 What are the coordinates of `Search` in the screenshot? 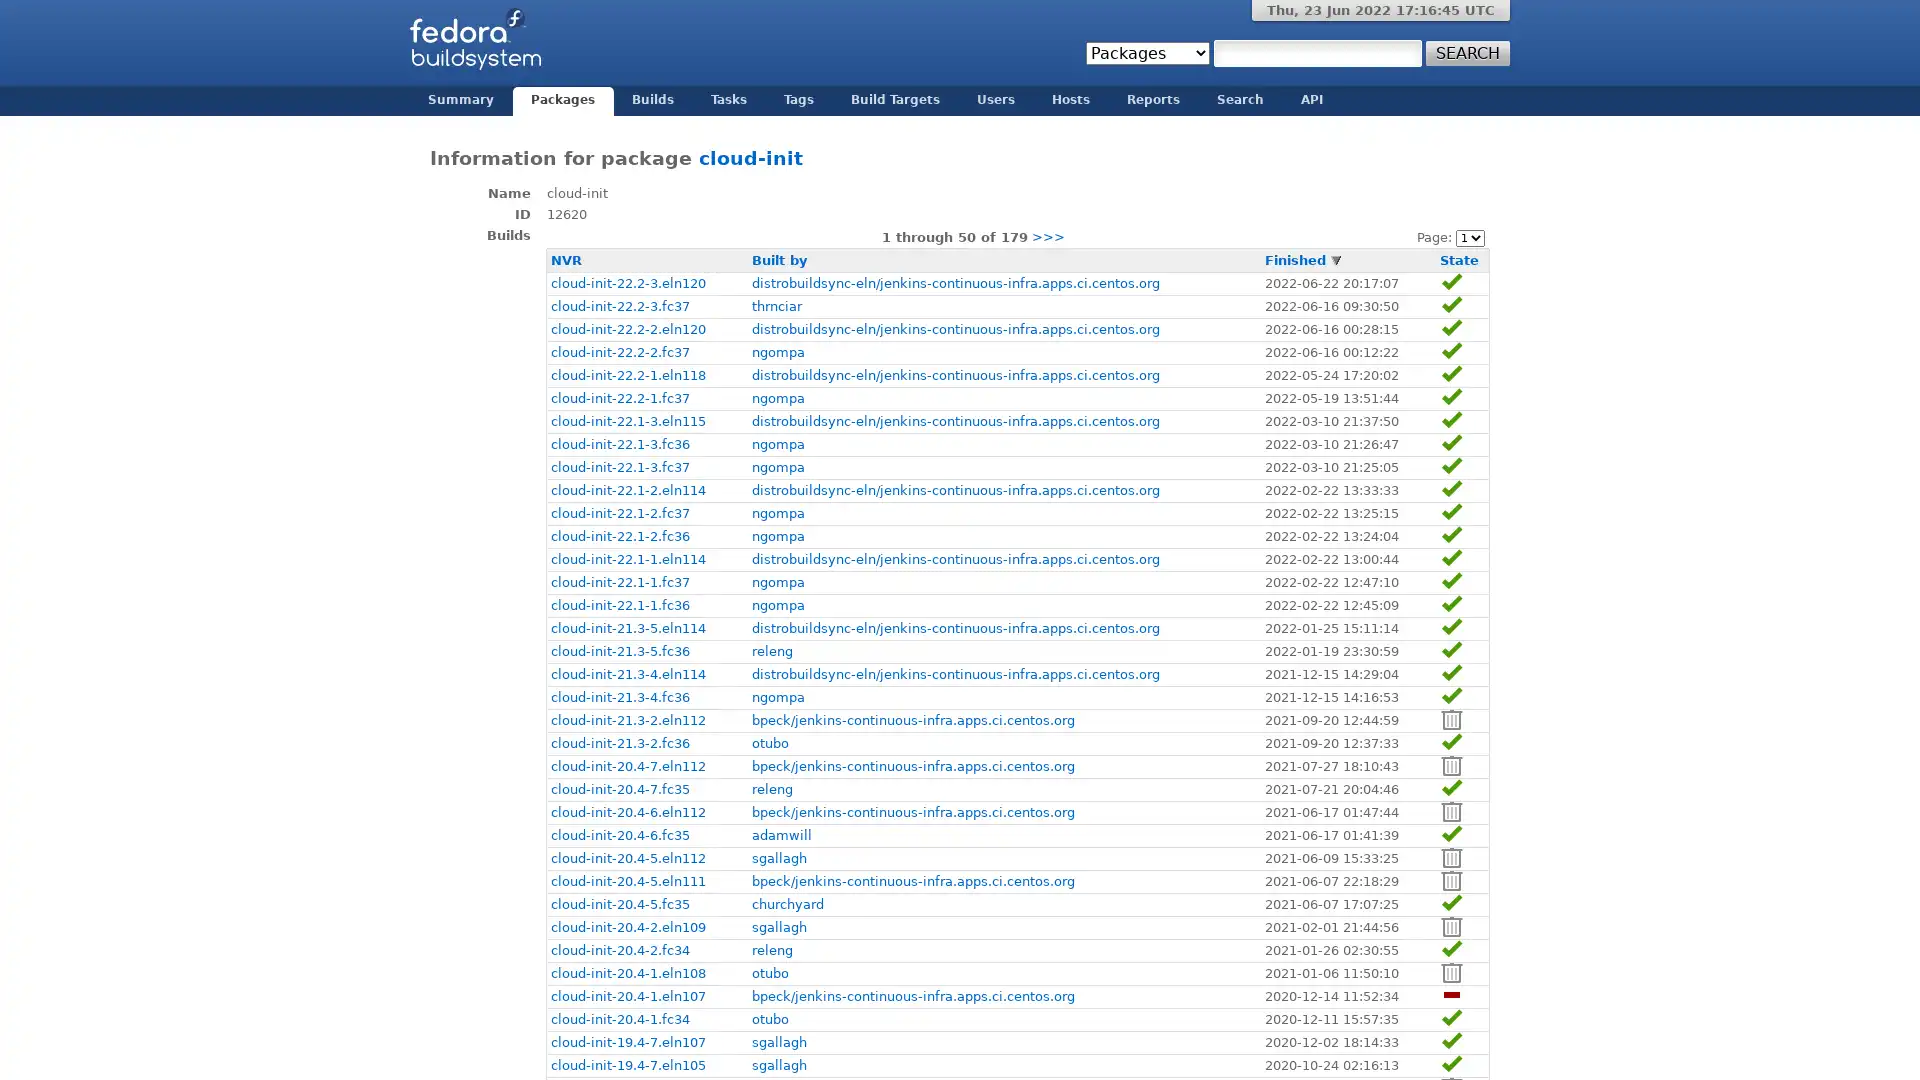 It's located at (1468, 52).